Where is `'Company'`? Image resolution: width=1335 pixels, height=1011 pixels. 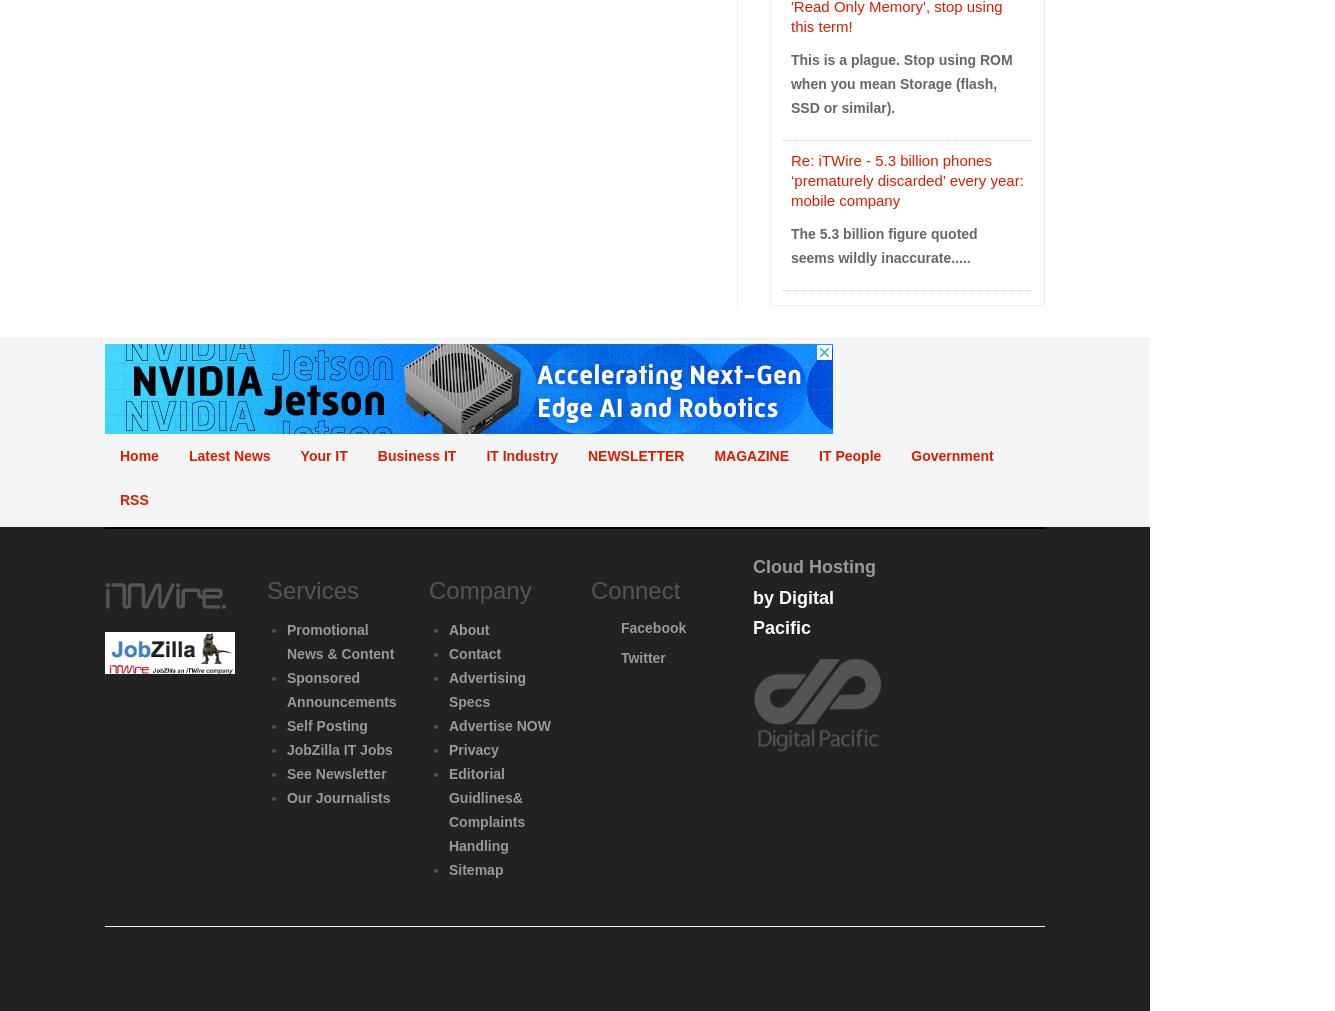 'Company' is located at coordinates (427, 589).